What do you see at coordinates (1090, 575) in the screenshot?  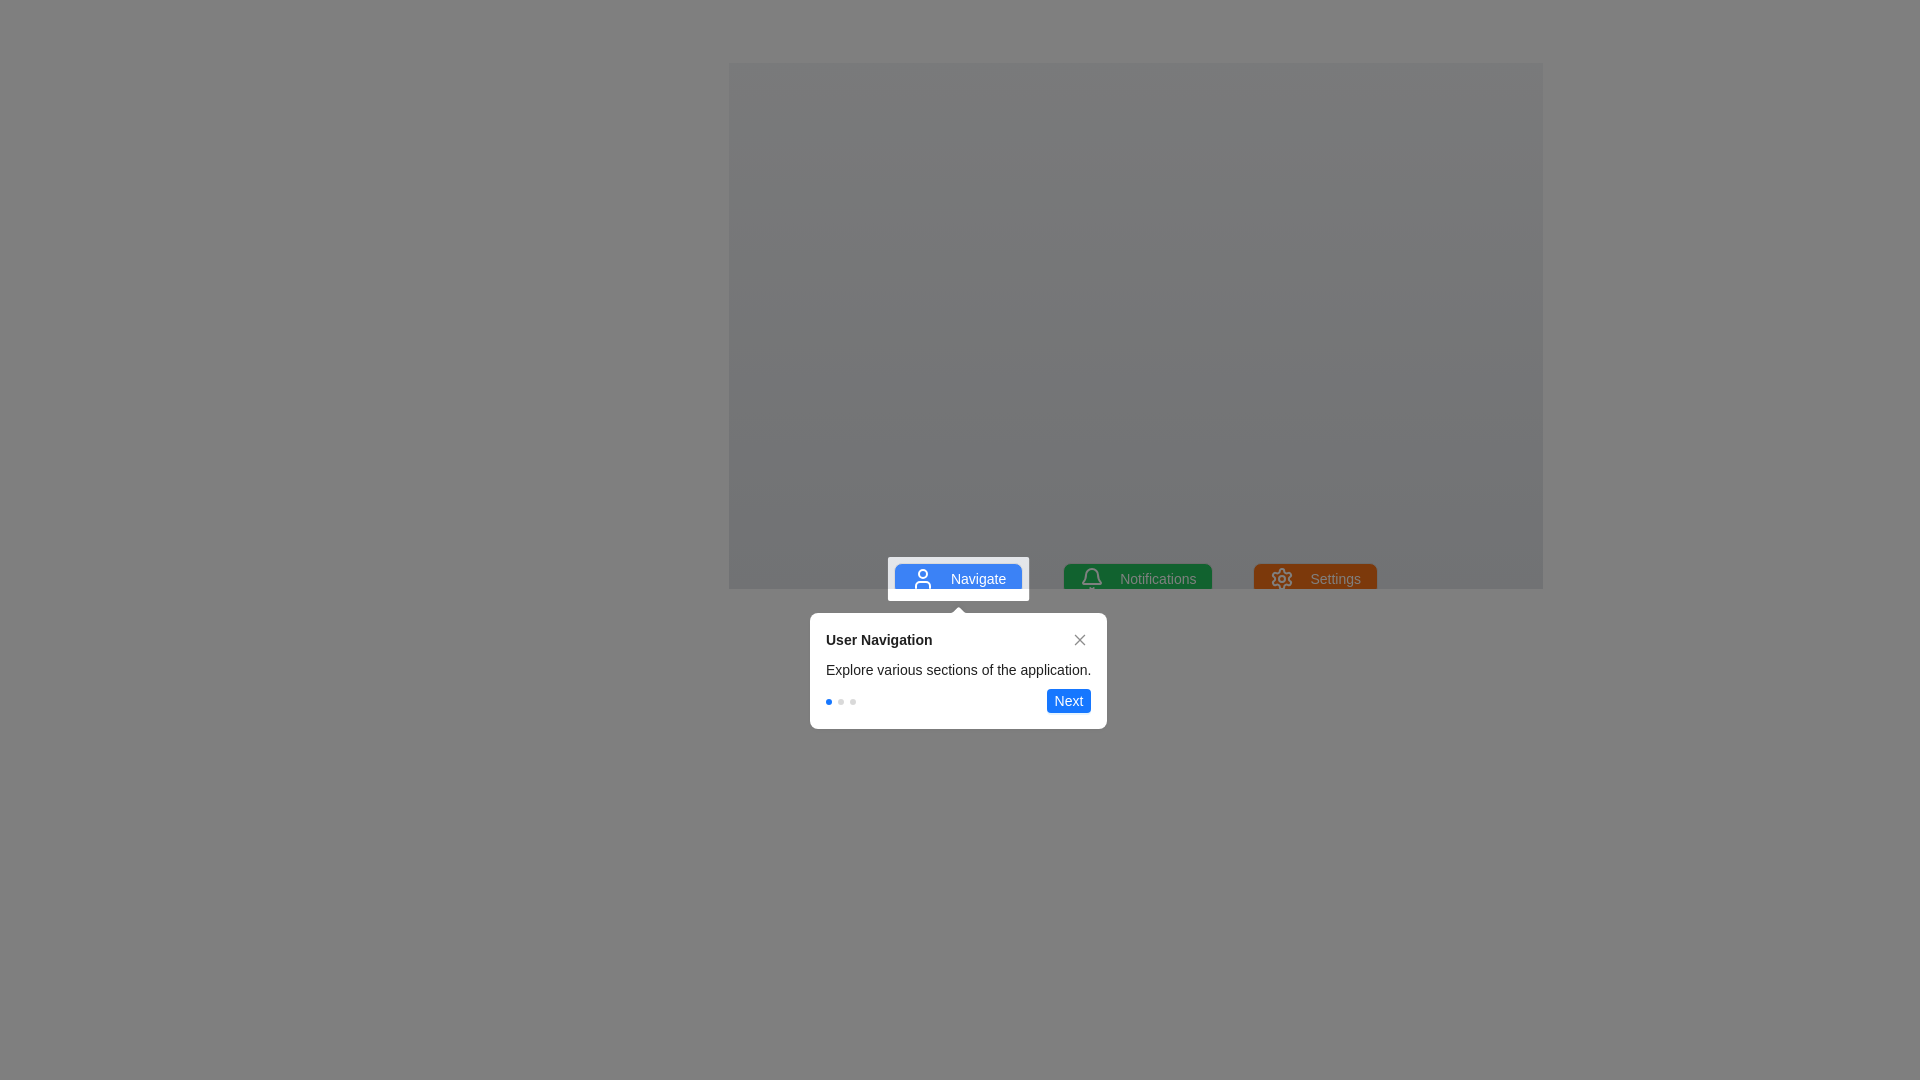 I see `the green bell icon located in the top notification bar` at bounding box center [1090, 575].